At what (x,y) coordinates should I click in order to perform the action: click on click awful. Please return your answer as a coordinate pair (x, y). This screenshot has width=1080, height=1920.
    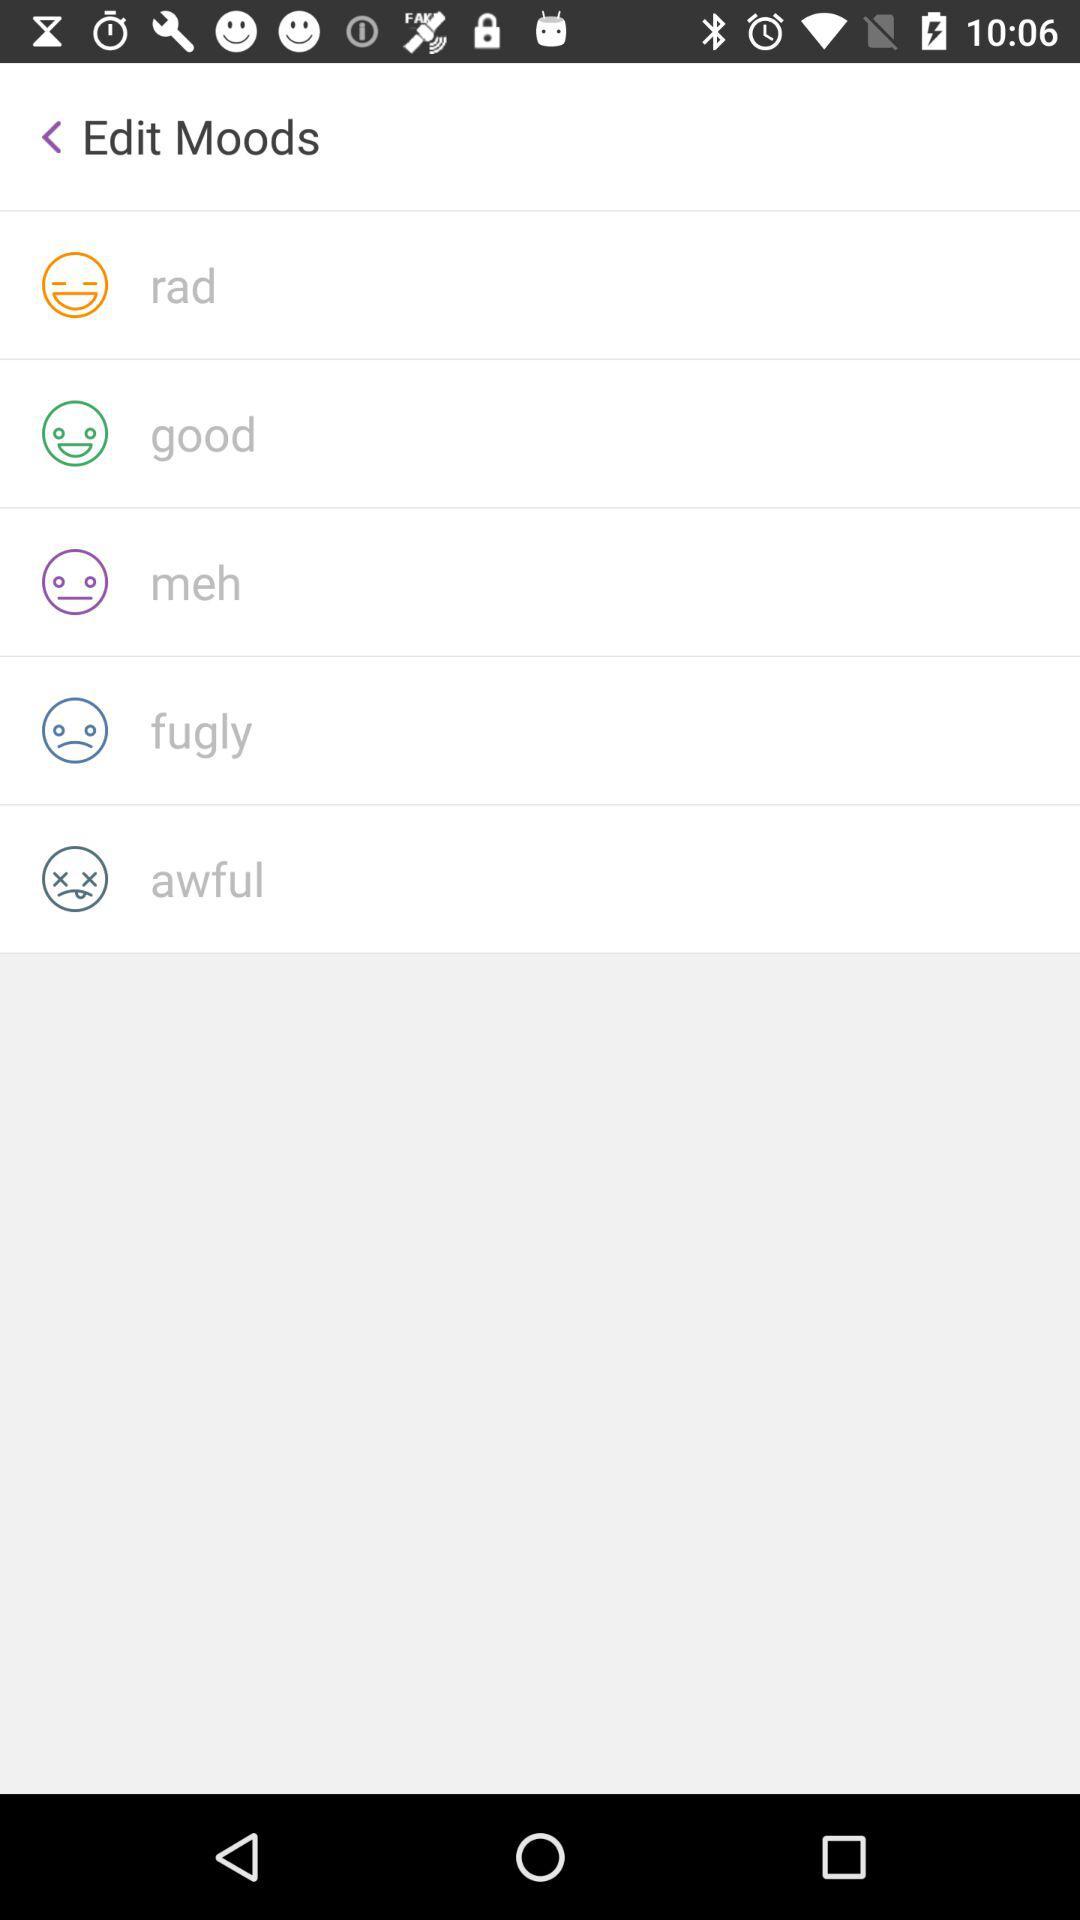
    Looking at the image, I should click on (613, 878).